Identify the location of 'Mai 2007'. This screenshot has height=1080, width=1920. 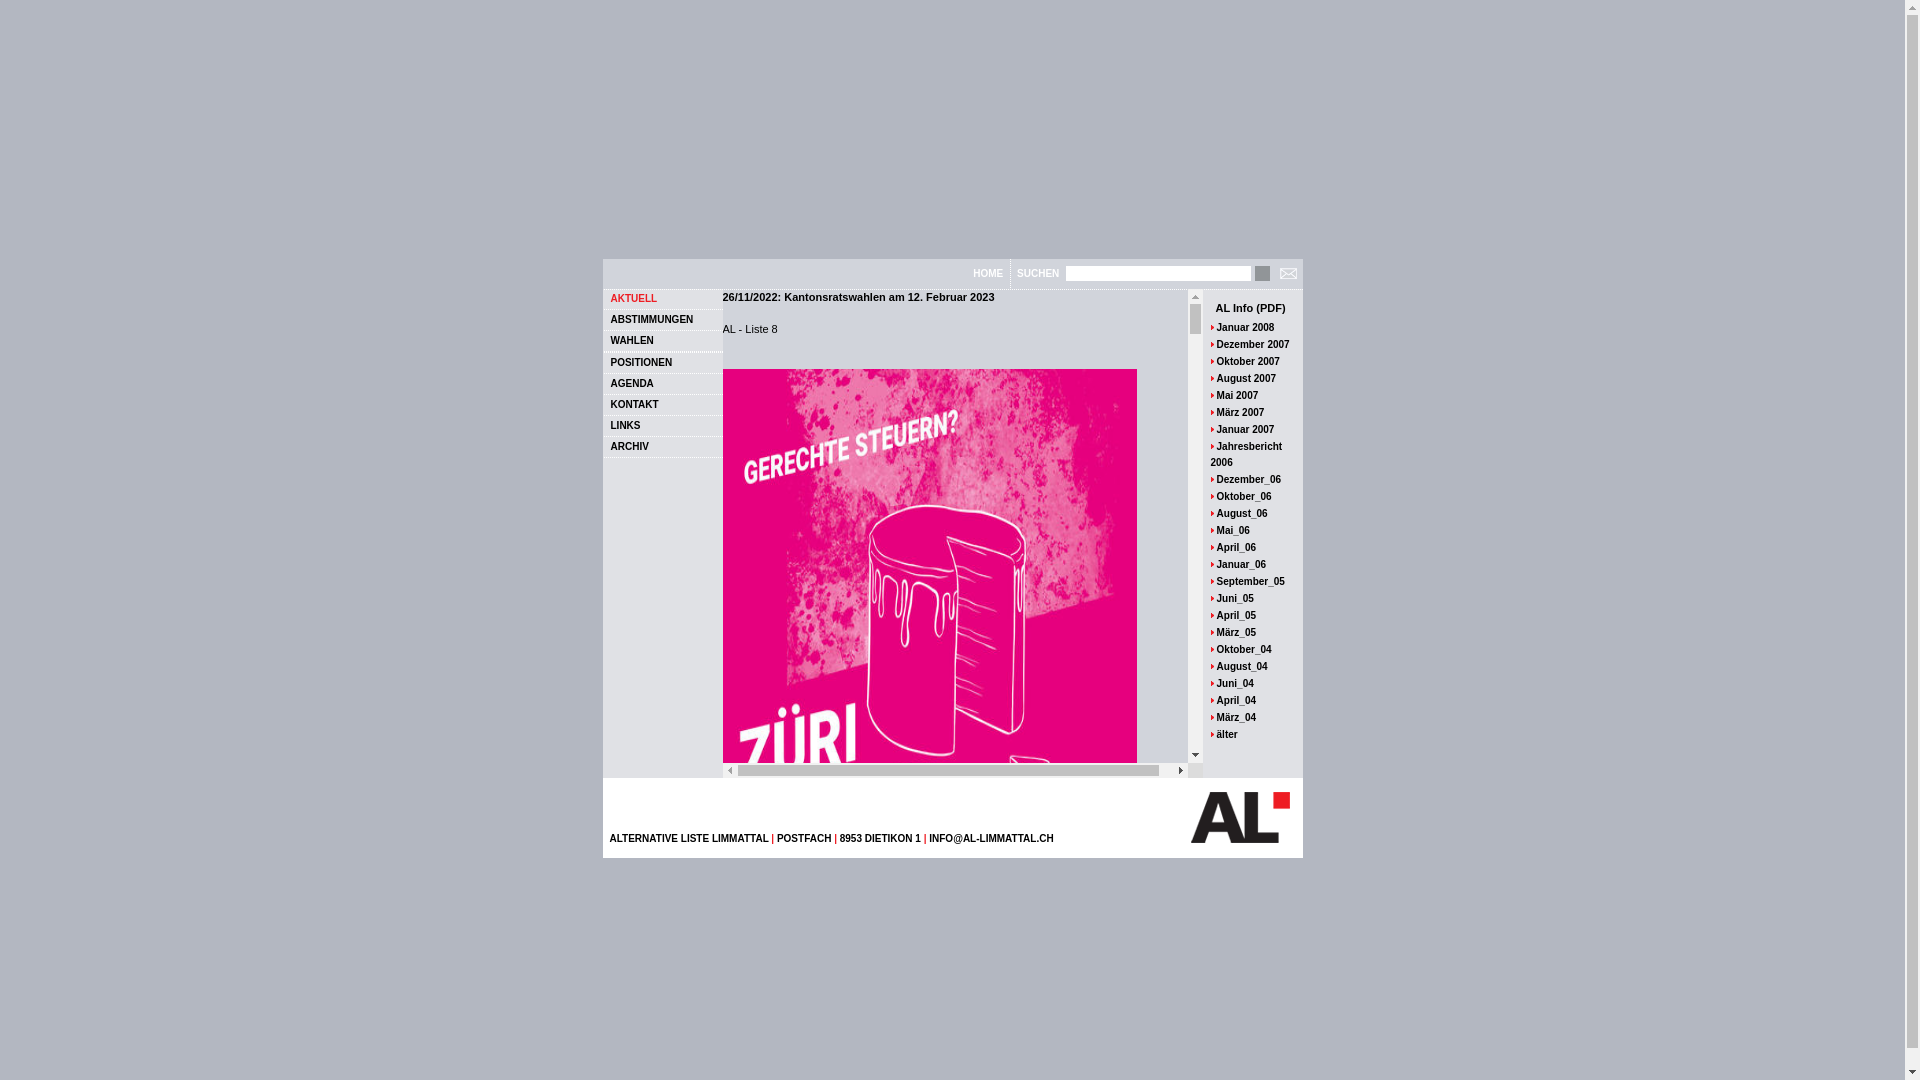
(1237, 395).